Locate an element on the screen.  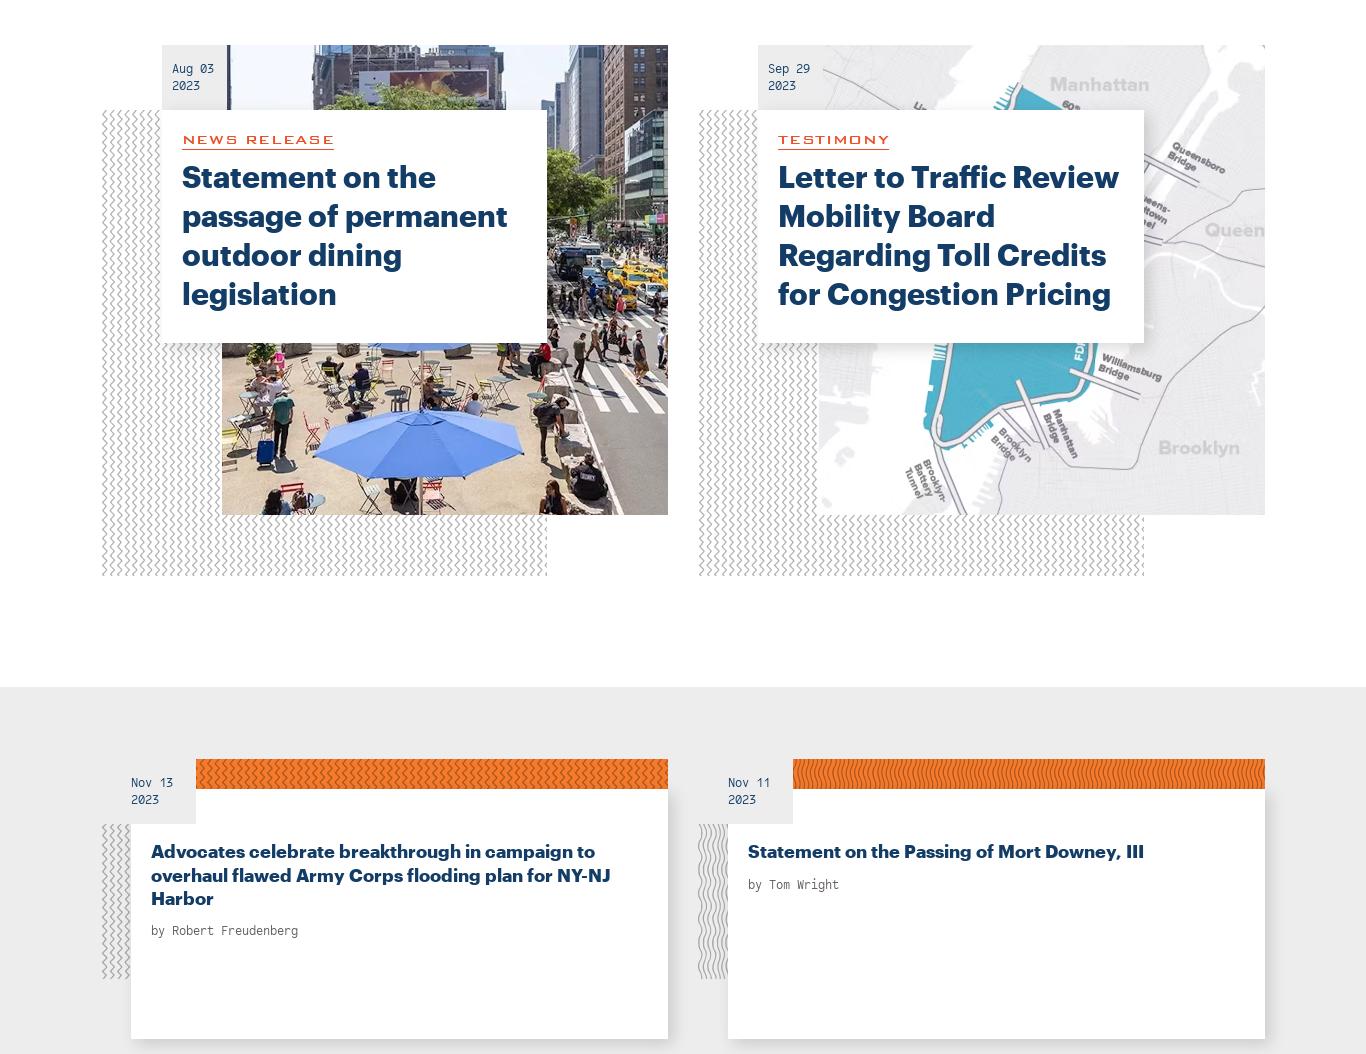
'Advocates celebrate breakthrough in campaign to overhaul flawed Army Corps flooding plan for NY-NJ Harbor' is located at coordinates (379, 874).